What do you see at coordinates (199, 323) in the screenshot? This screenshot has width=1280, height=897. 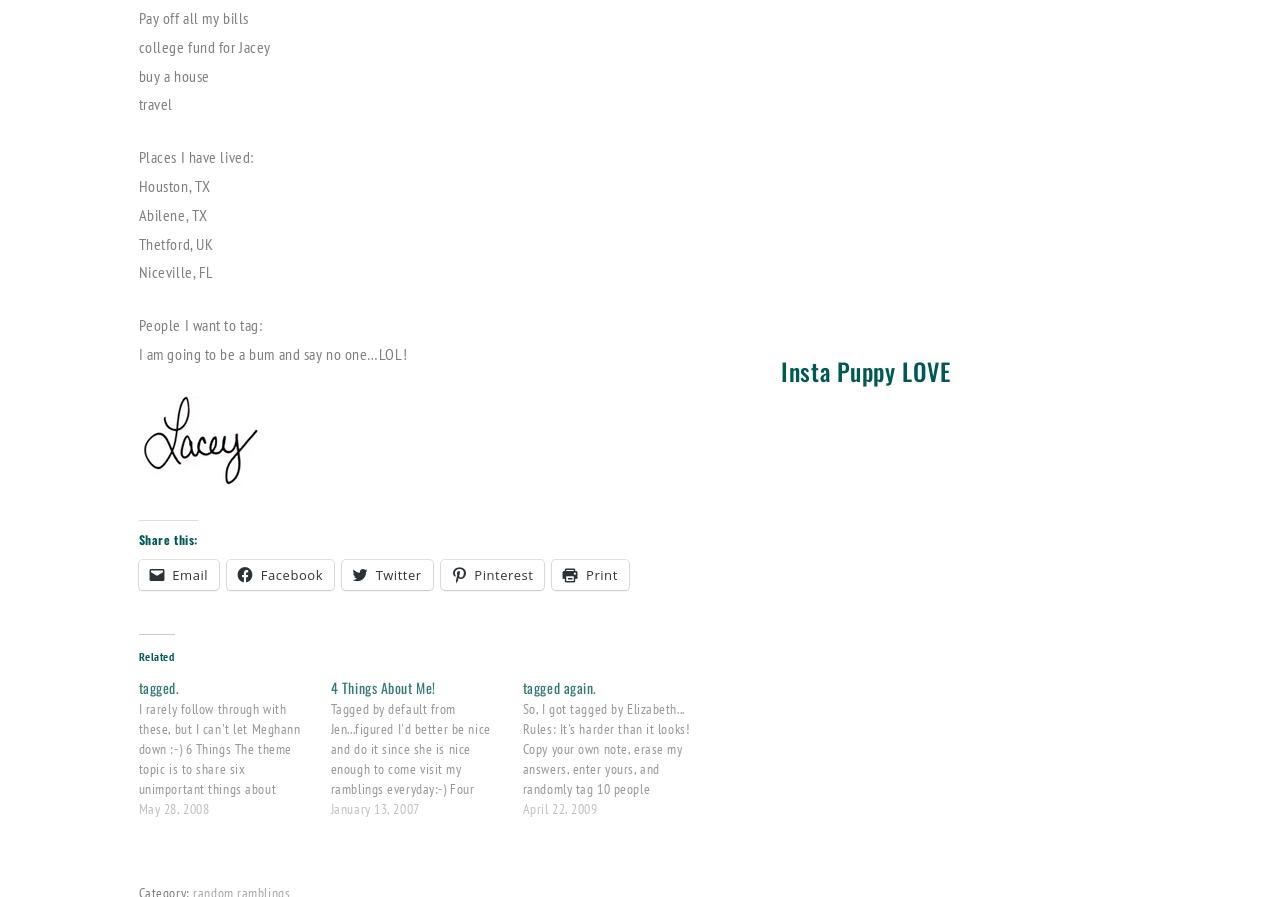 I see `'People I want to tag:'` at bounding box center [199, 323].